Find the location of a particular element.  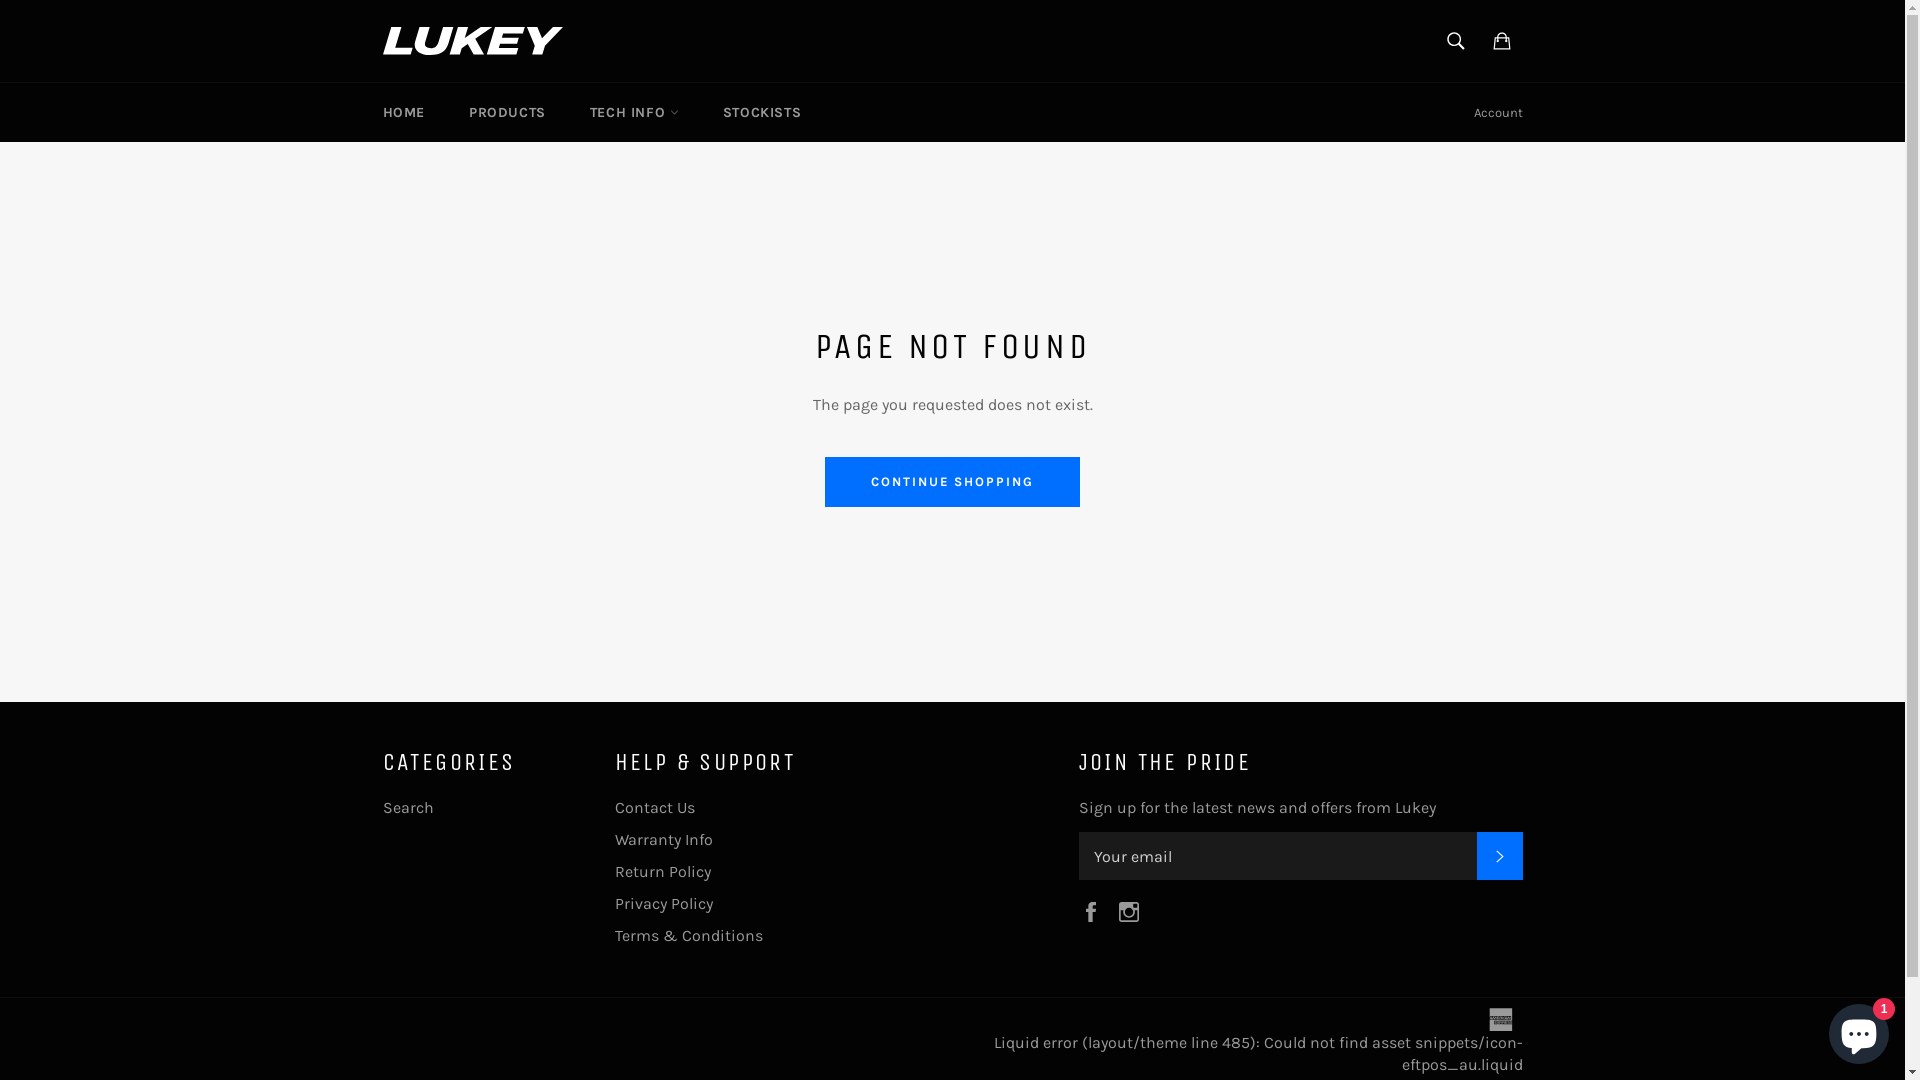

'STOCKISTS' is located at coordinates (761, 112).